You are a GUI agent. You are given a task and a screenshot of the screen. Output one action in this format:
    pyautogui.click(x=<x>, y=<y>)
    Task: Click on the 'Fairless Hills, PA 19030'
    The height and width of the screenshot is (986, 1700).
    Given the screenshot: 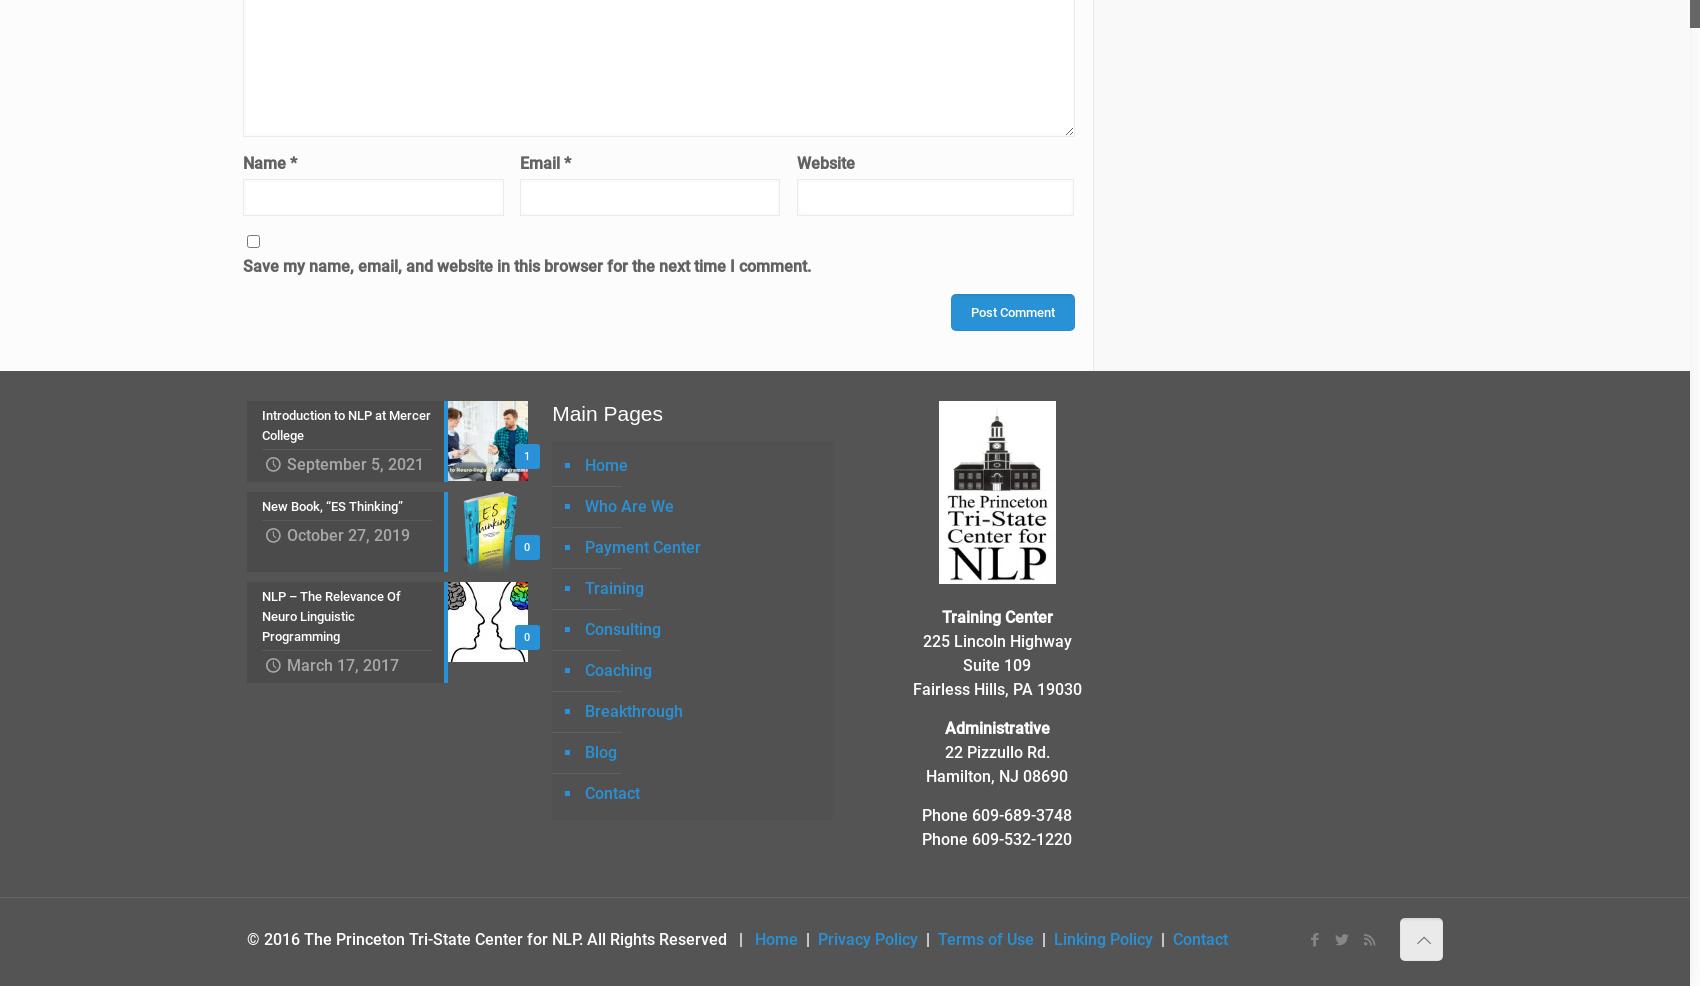 What is the action you would take?
    pyautogui.click(x=995, y=687)
    